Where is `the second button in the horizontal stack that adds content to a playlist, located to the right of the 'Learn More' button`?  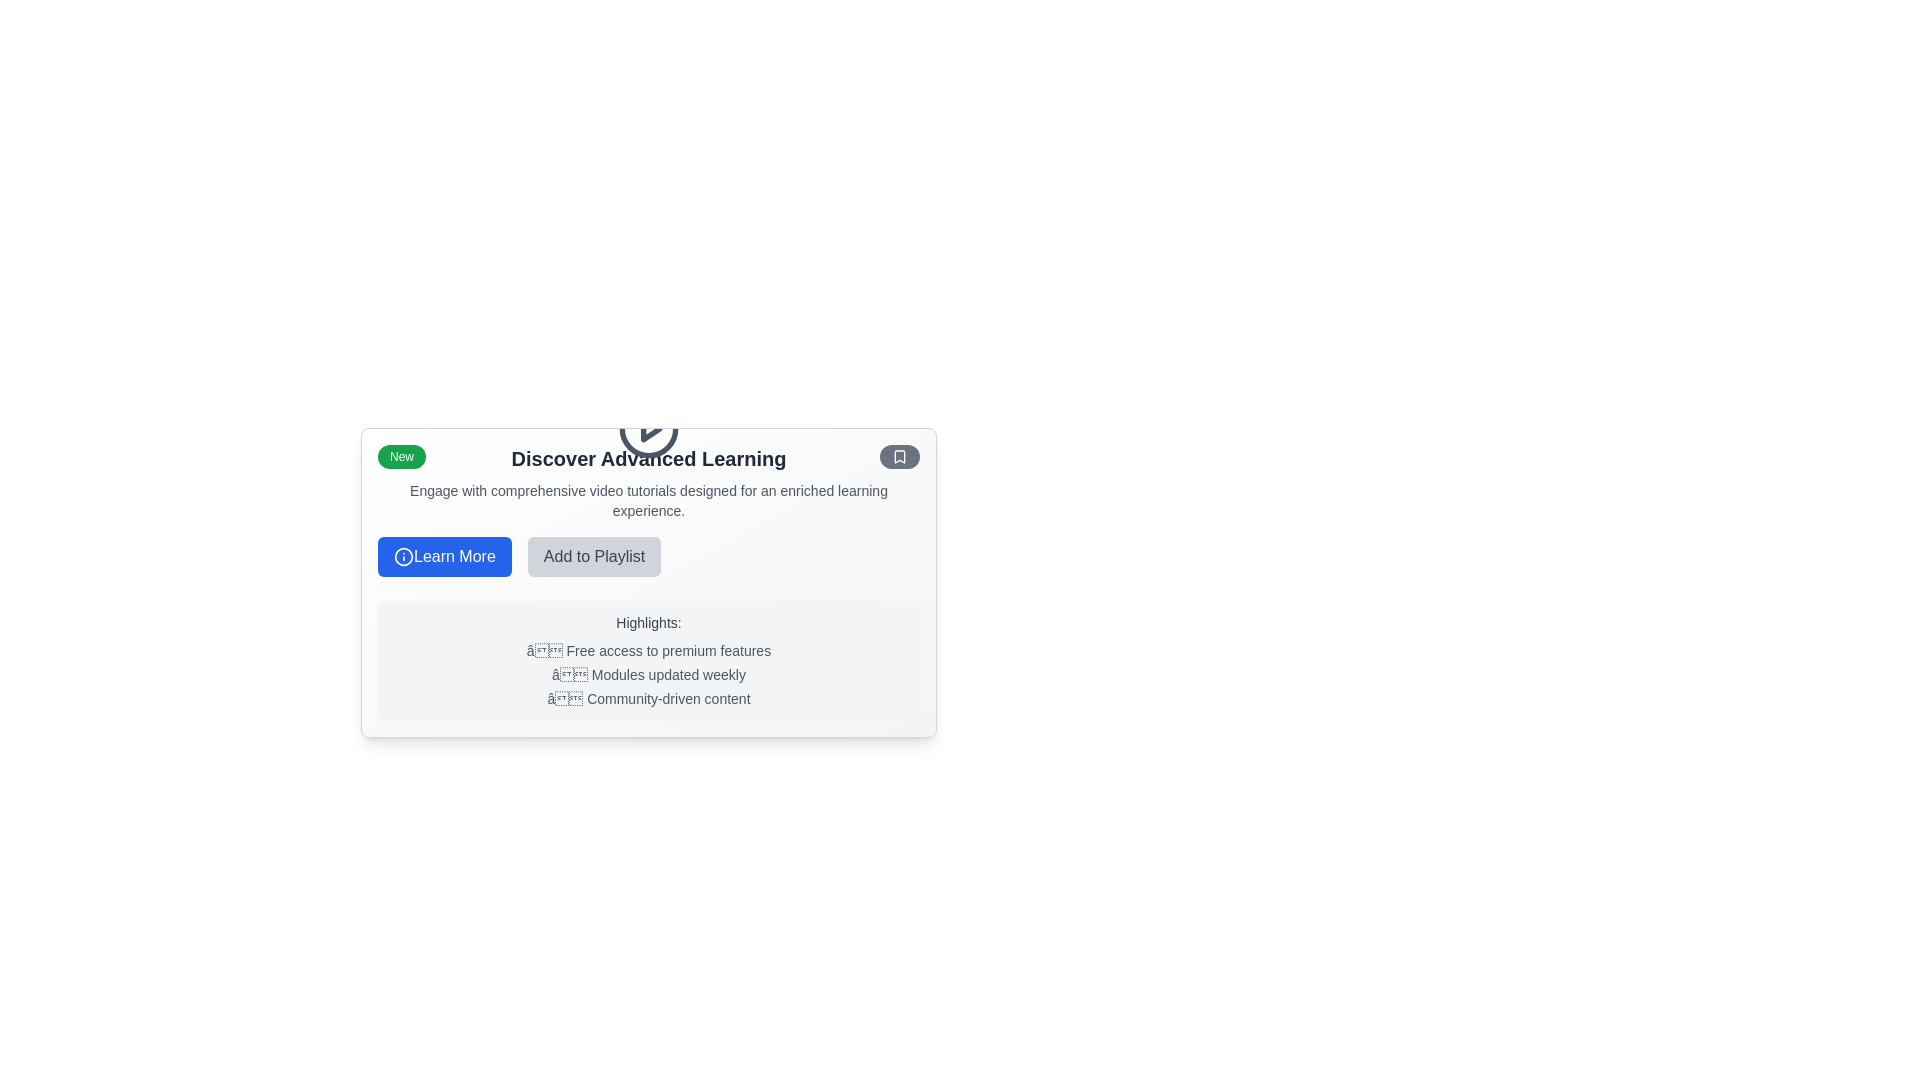
the second button in the horizontal stack that adds content to a playlist, located to the right of the 'Learn More' button is located at coordinates (593, 556).